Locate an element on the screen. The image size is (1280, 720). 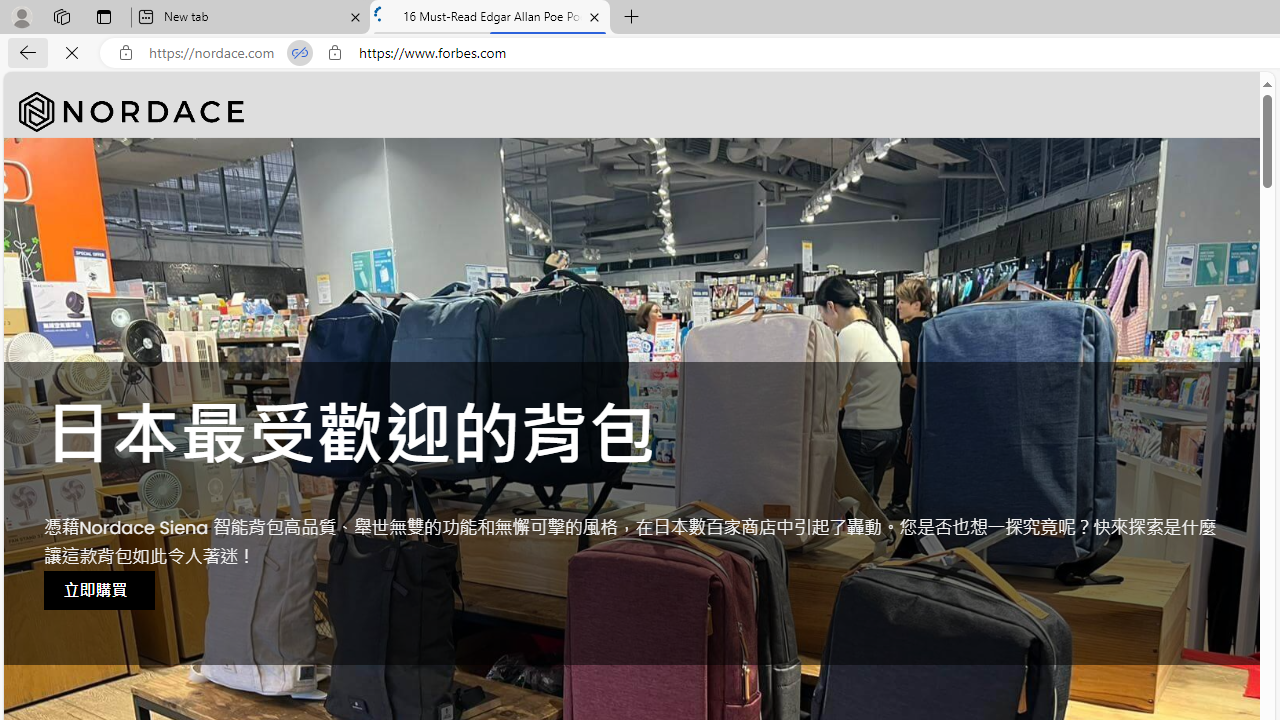
'16 Must-Read Edgar Allan Poe Poems And Short Stories' is located at coordinates (490, 17).